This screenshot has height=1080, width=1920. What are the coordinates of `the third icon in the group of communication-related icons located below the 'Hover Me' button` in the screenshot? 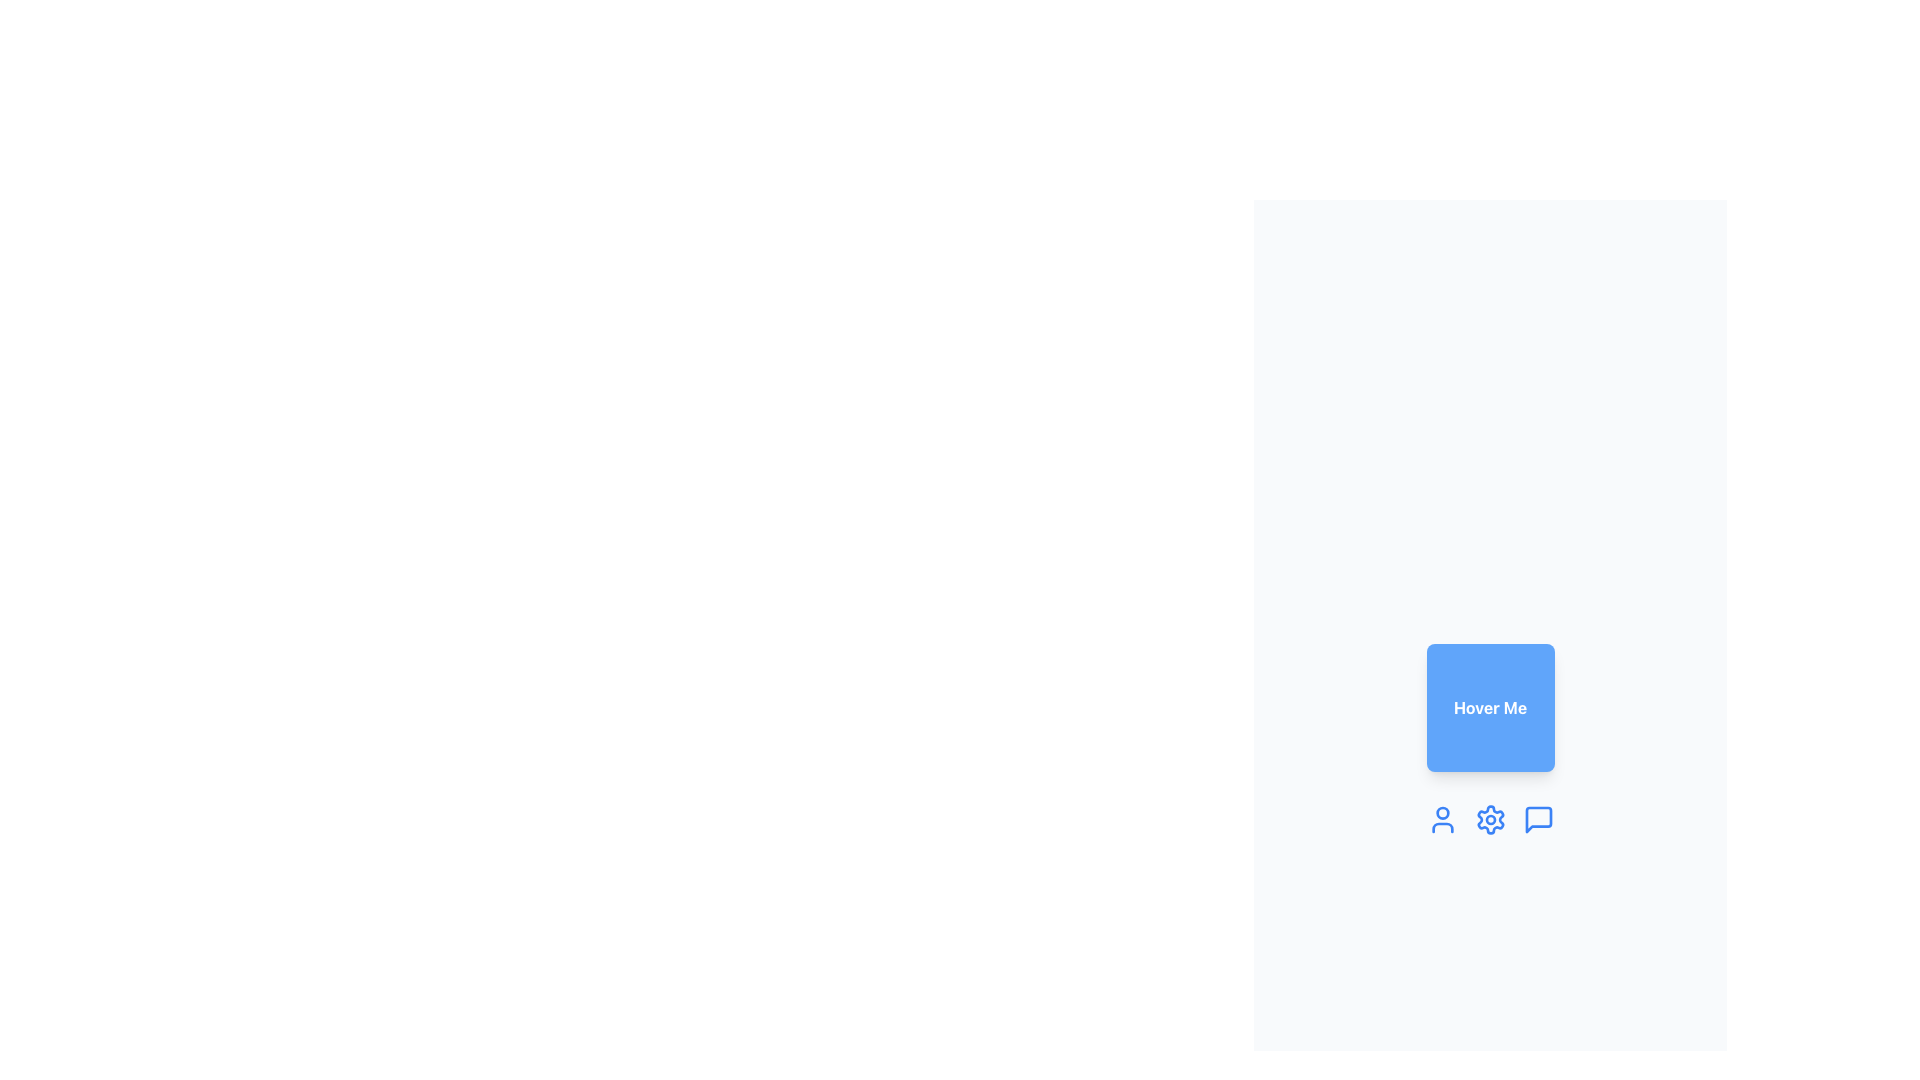 It's located at (1537, 820).